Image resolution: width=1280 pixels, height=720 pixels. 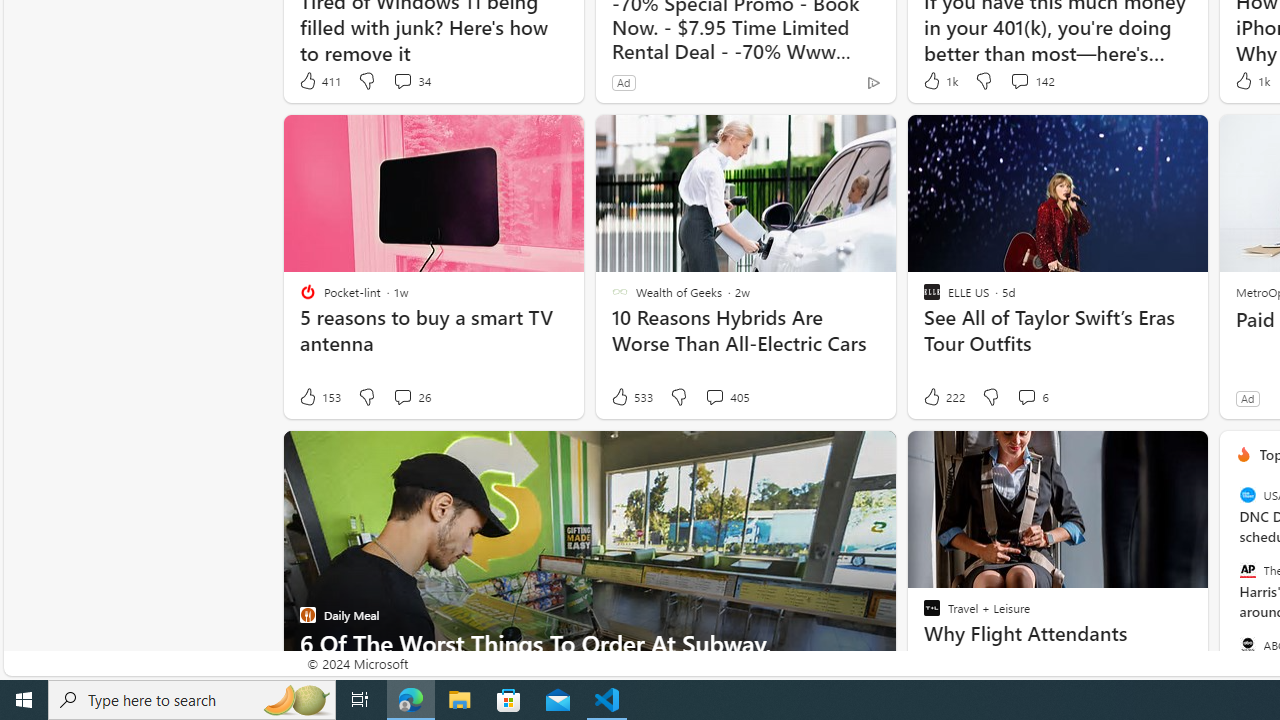 I want to click on 'ABC News', so click(x=1246, y=644).